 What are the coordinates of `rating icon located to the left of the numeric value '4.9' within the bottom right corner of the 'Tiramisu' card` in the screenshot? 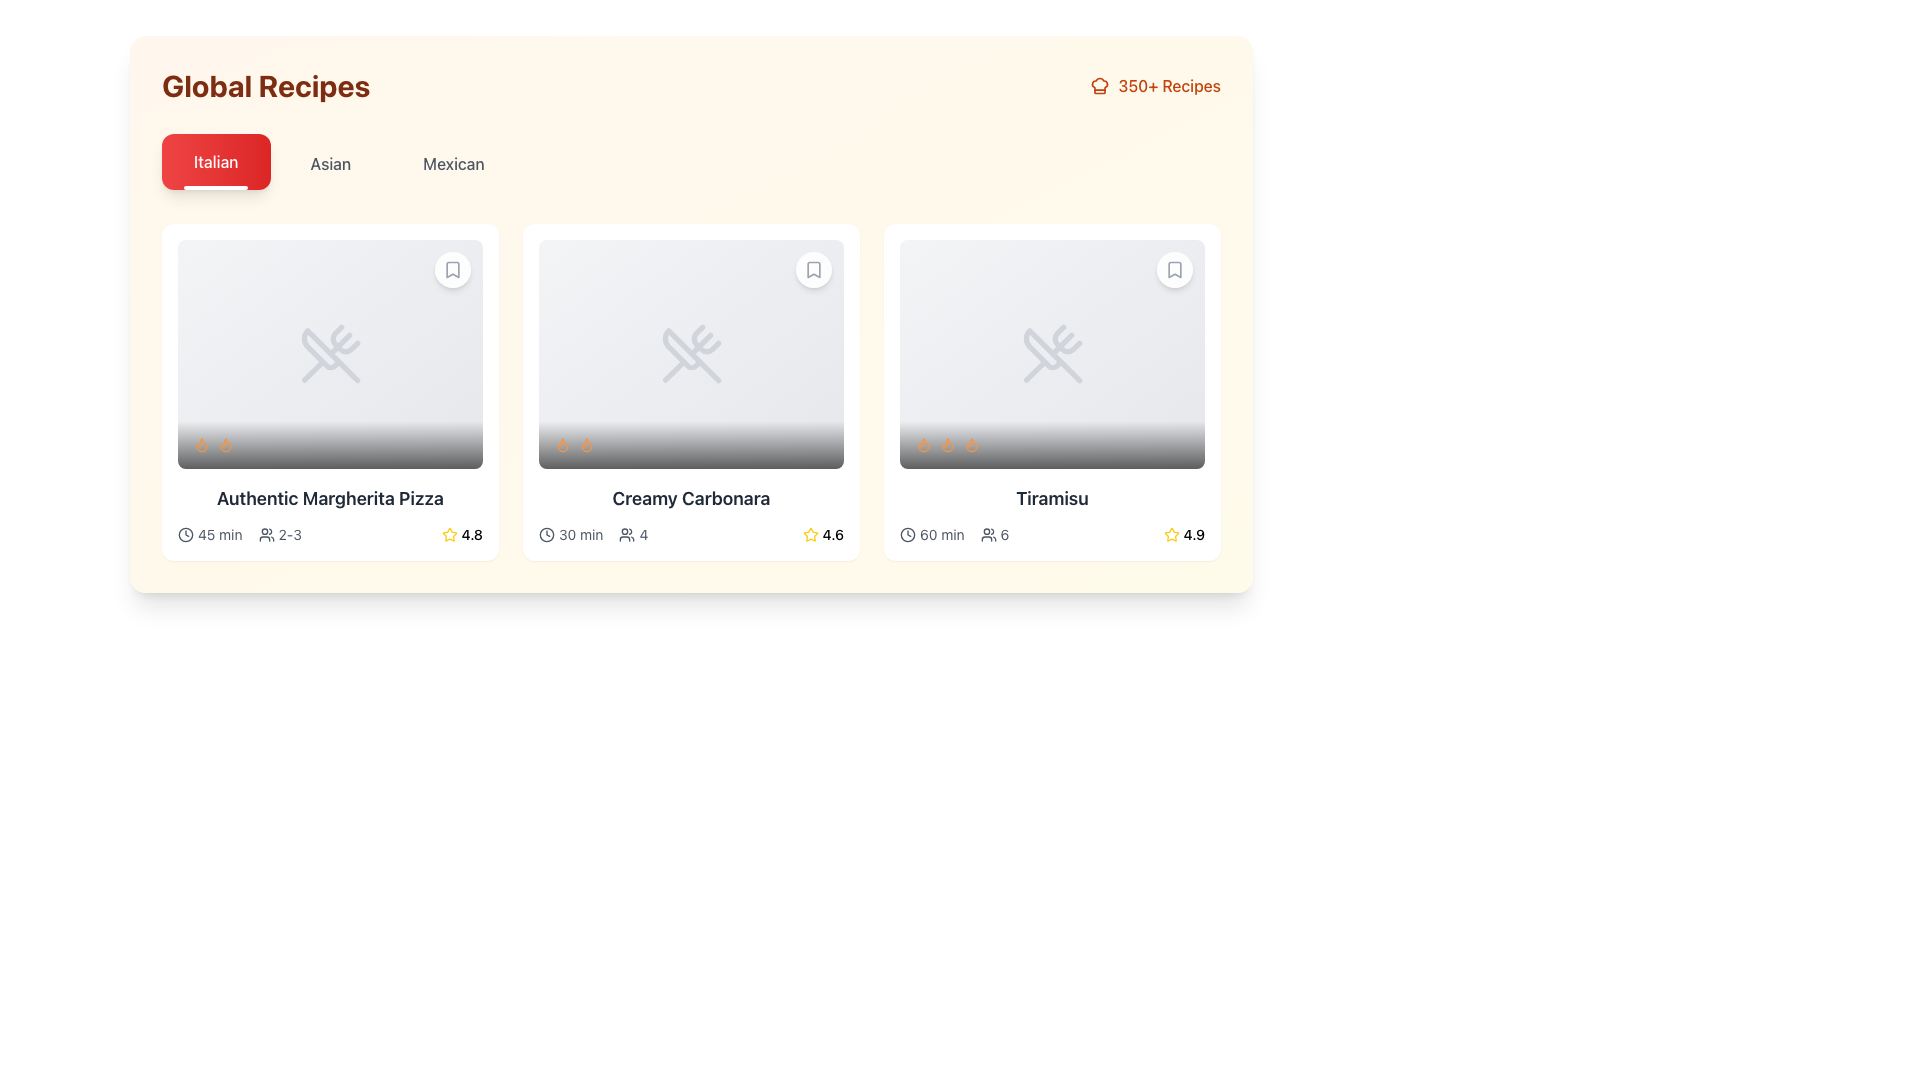 It's located at (1171, 533).